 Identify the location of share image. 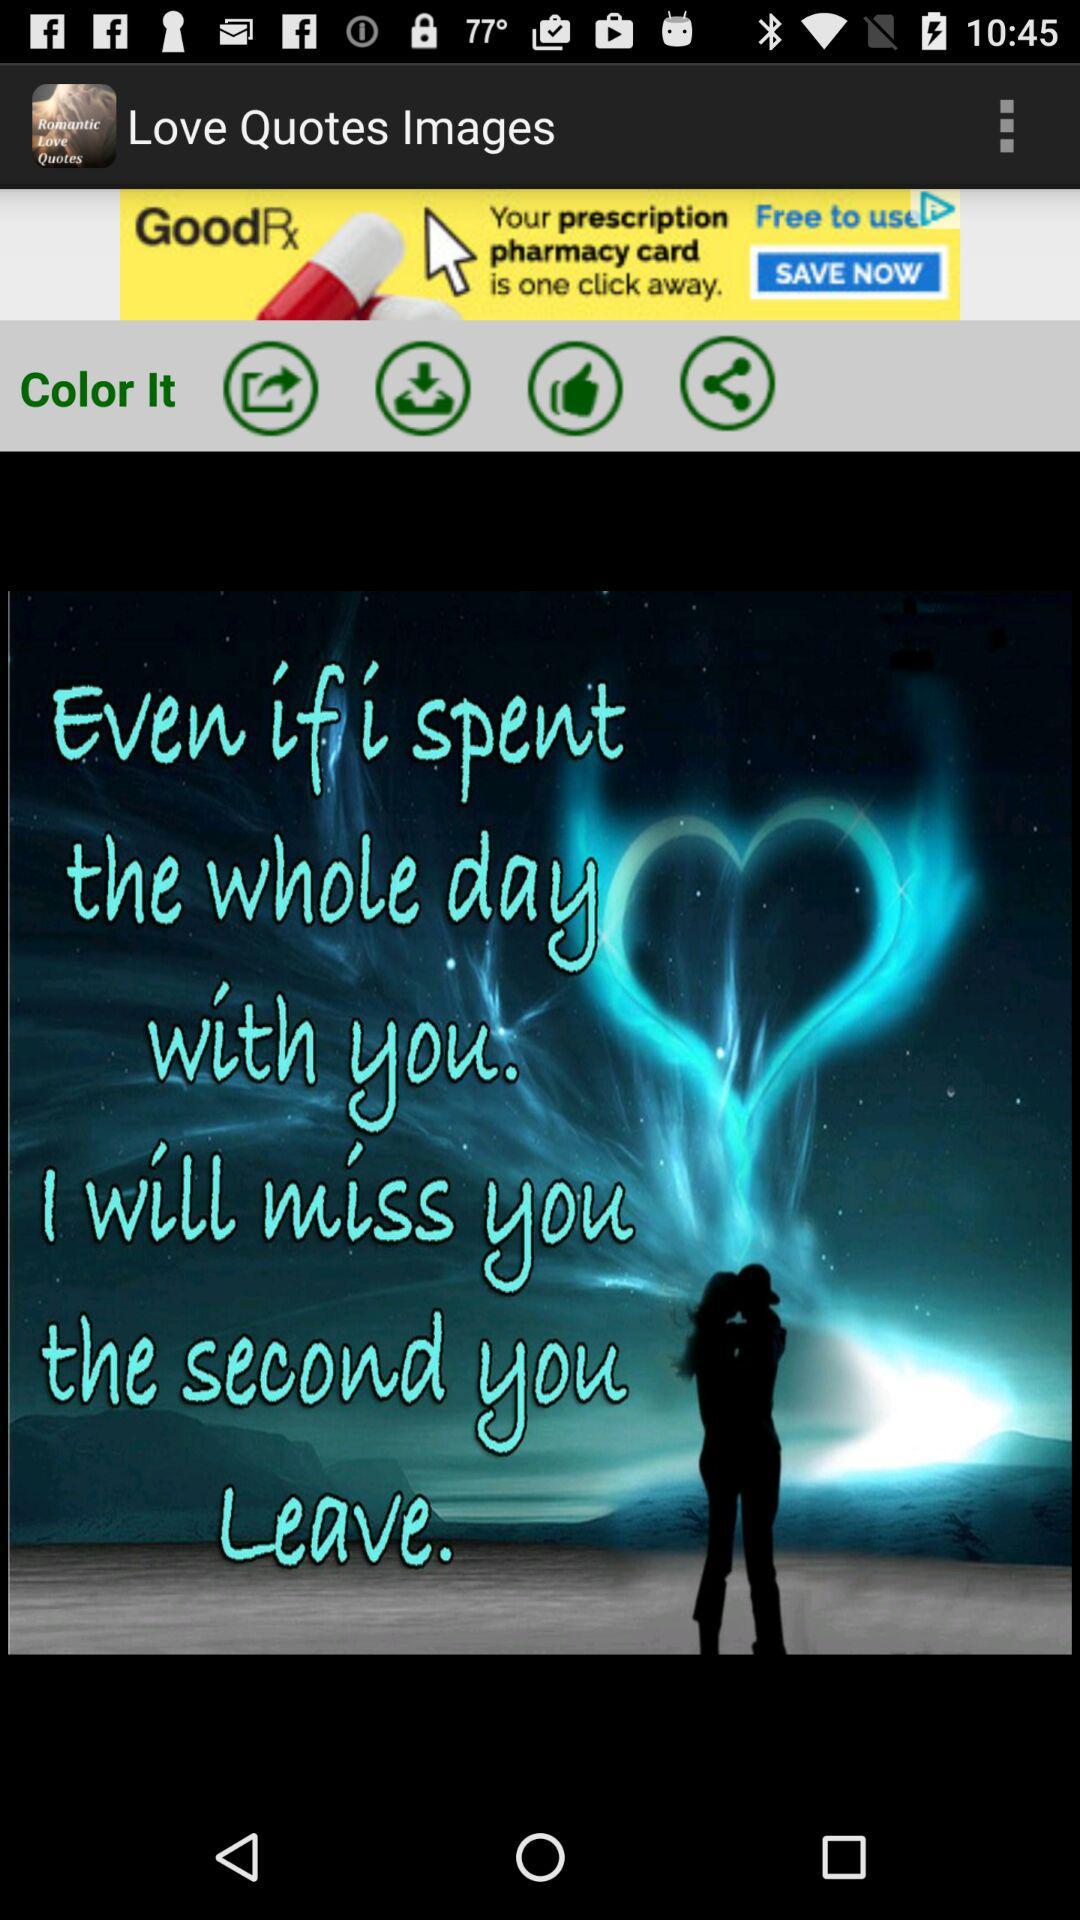
(270, 388).